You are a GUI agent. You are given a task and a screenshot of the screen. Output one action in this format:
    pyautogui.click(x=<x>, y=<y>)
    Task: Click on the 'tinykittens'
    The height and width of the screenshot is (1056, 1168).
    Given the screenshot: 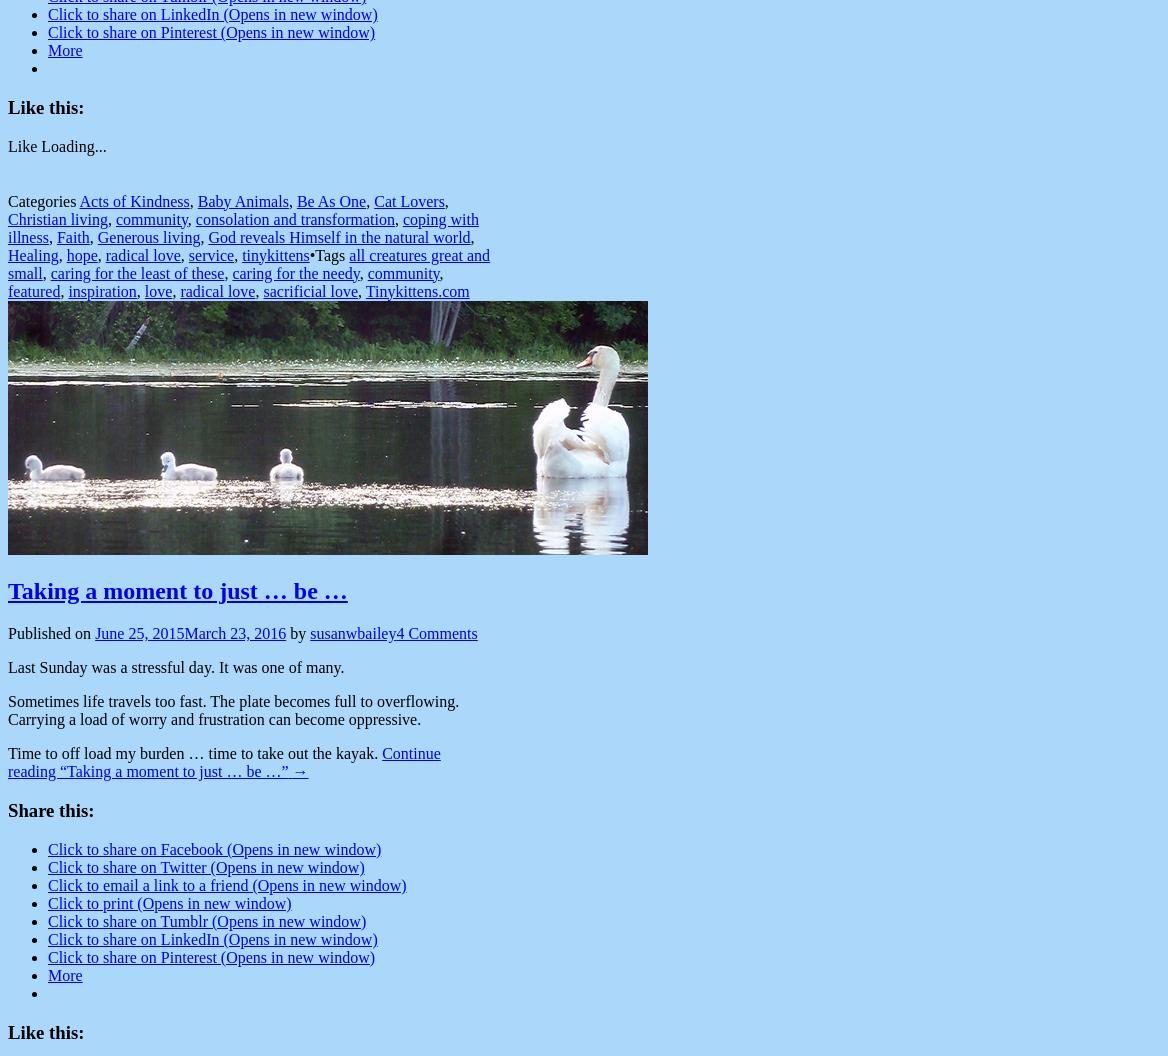 What is the action you would take?
    pyautogui.click(x=274, y=253)
    